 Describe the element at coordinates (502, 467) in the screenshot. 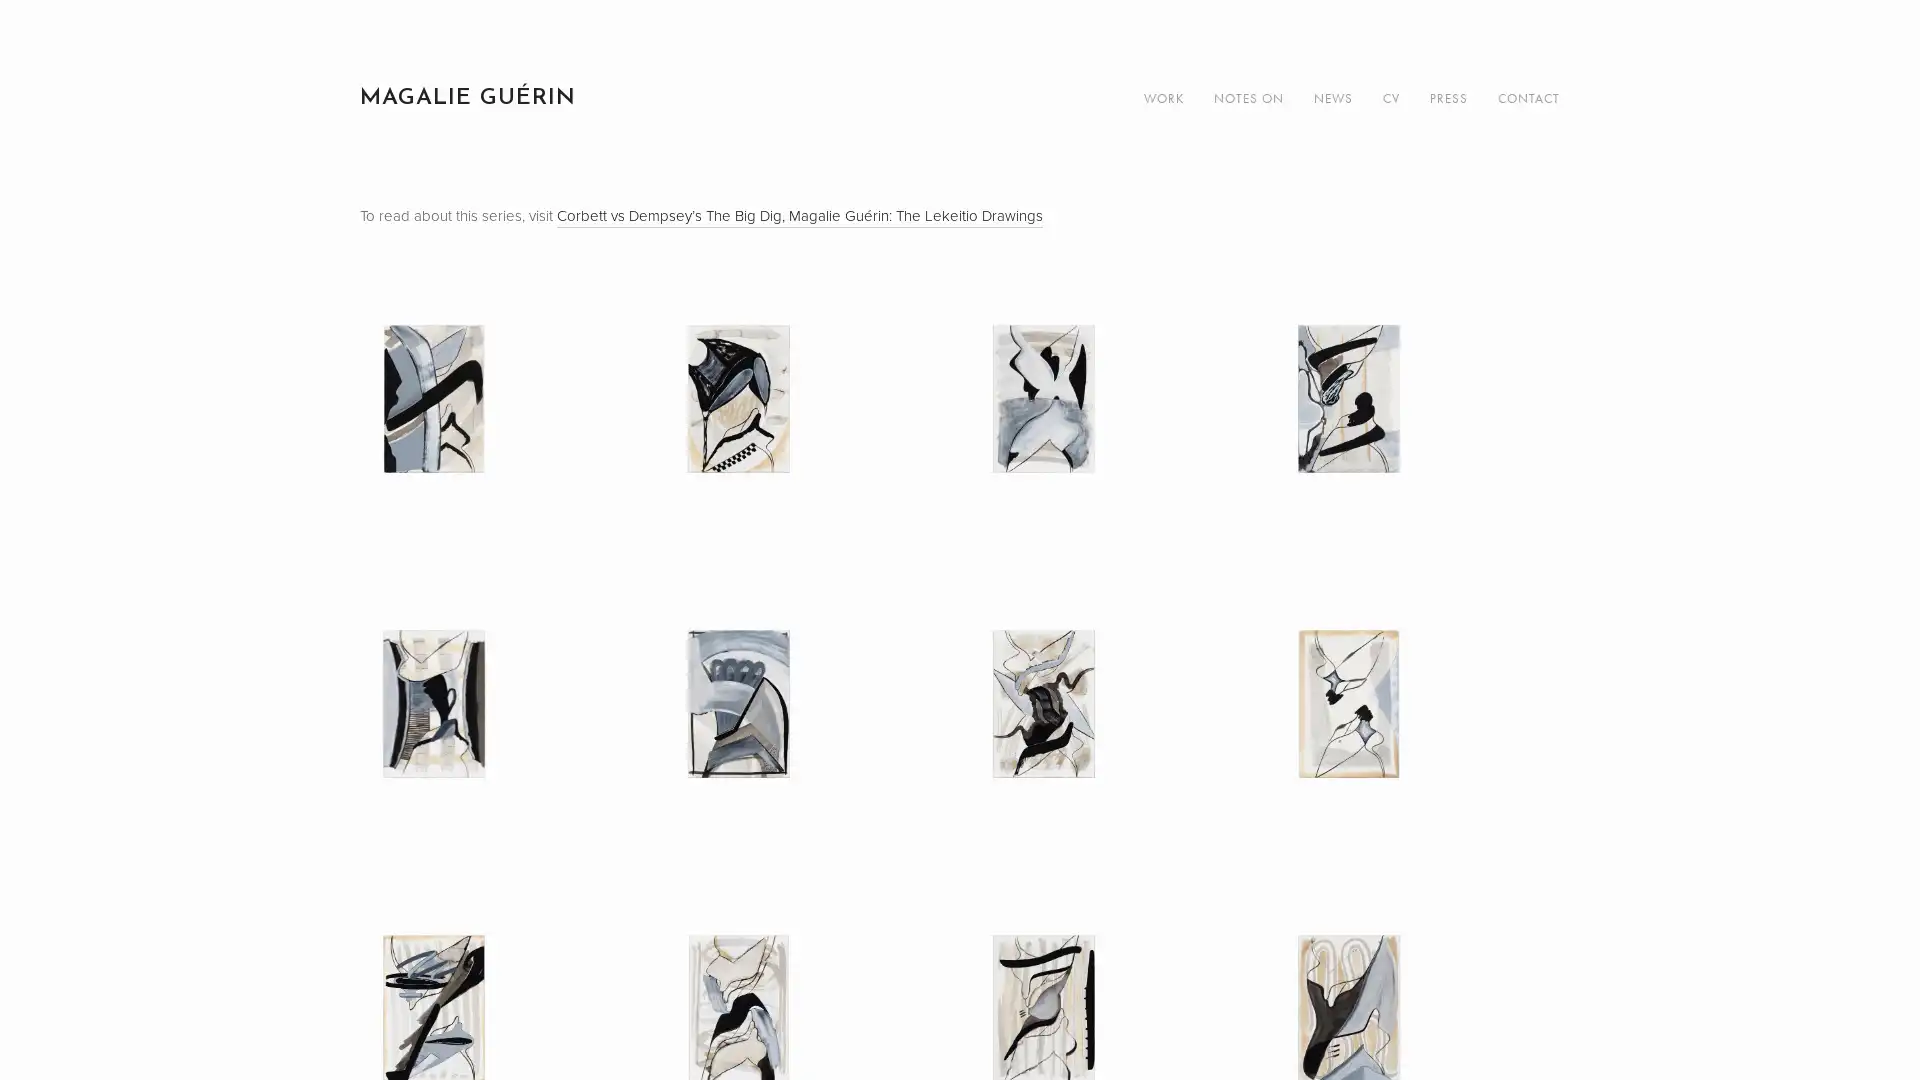

I see `View fullsize Untitled (LK 01), 2019` at that location.